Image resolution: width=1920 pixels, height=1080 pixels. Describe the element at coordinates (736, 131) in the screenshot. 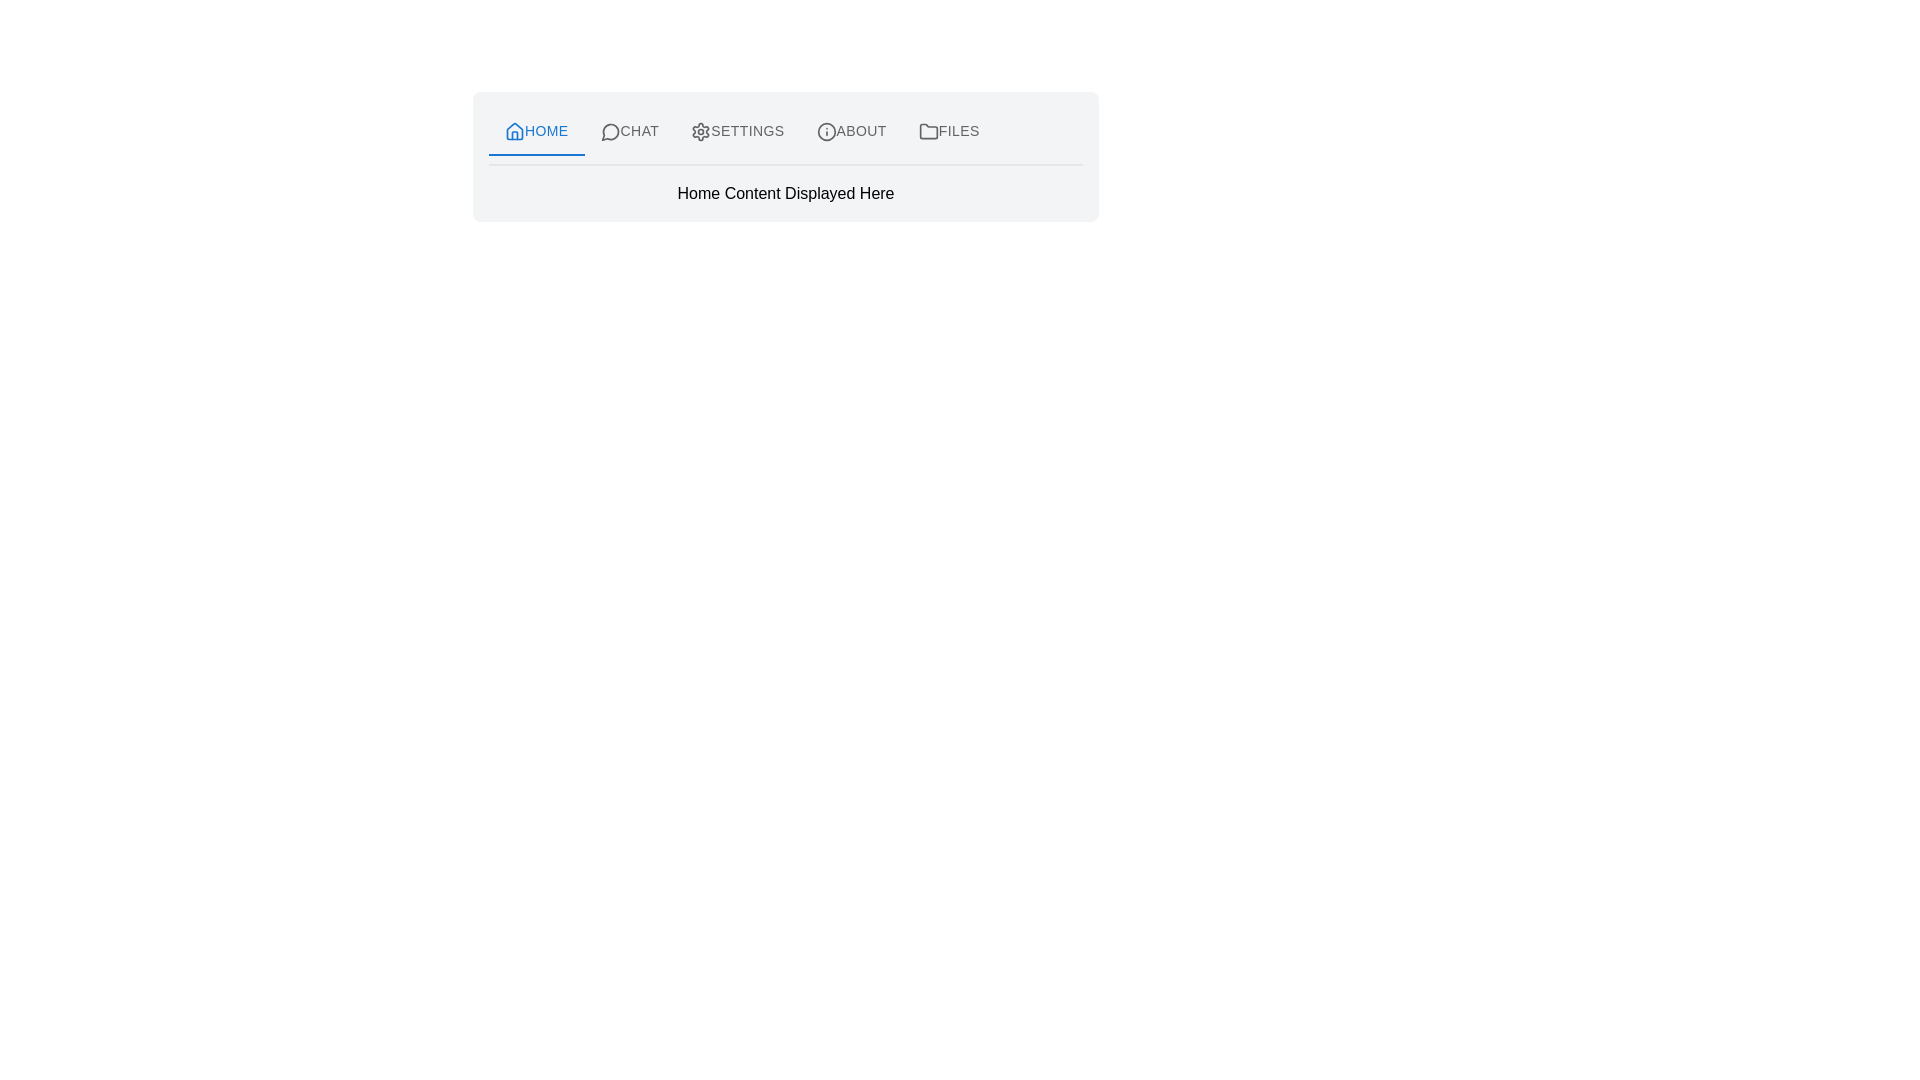

I see `the Tab button in the navigation bar, which is the third item from the left` at that location.